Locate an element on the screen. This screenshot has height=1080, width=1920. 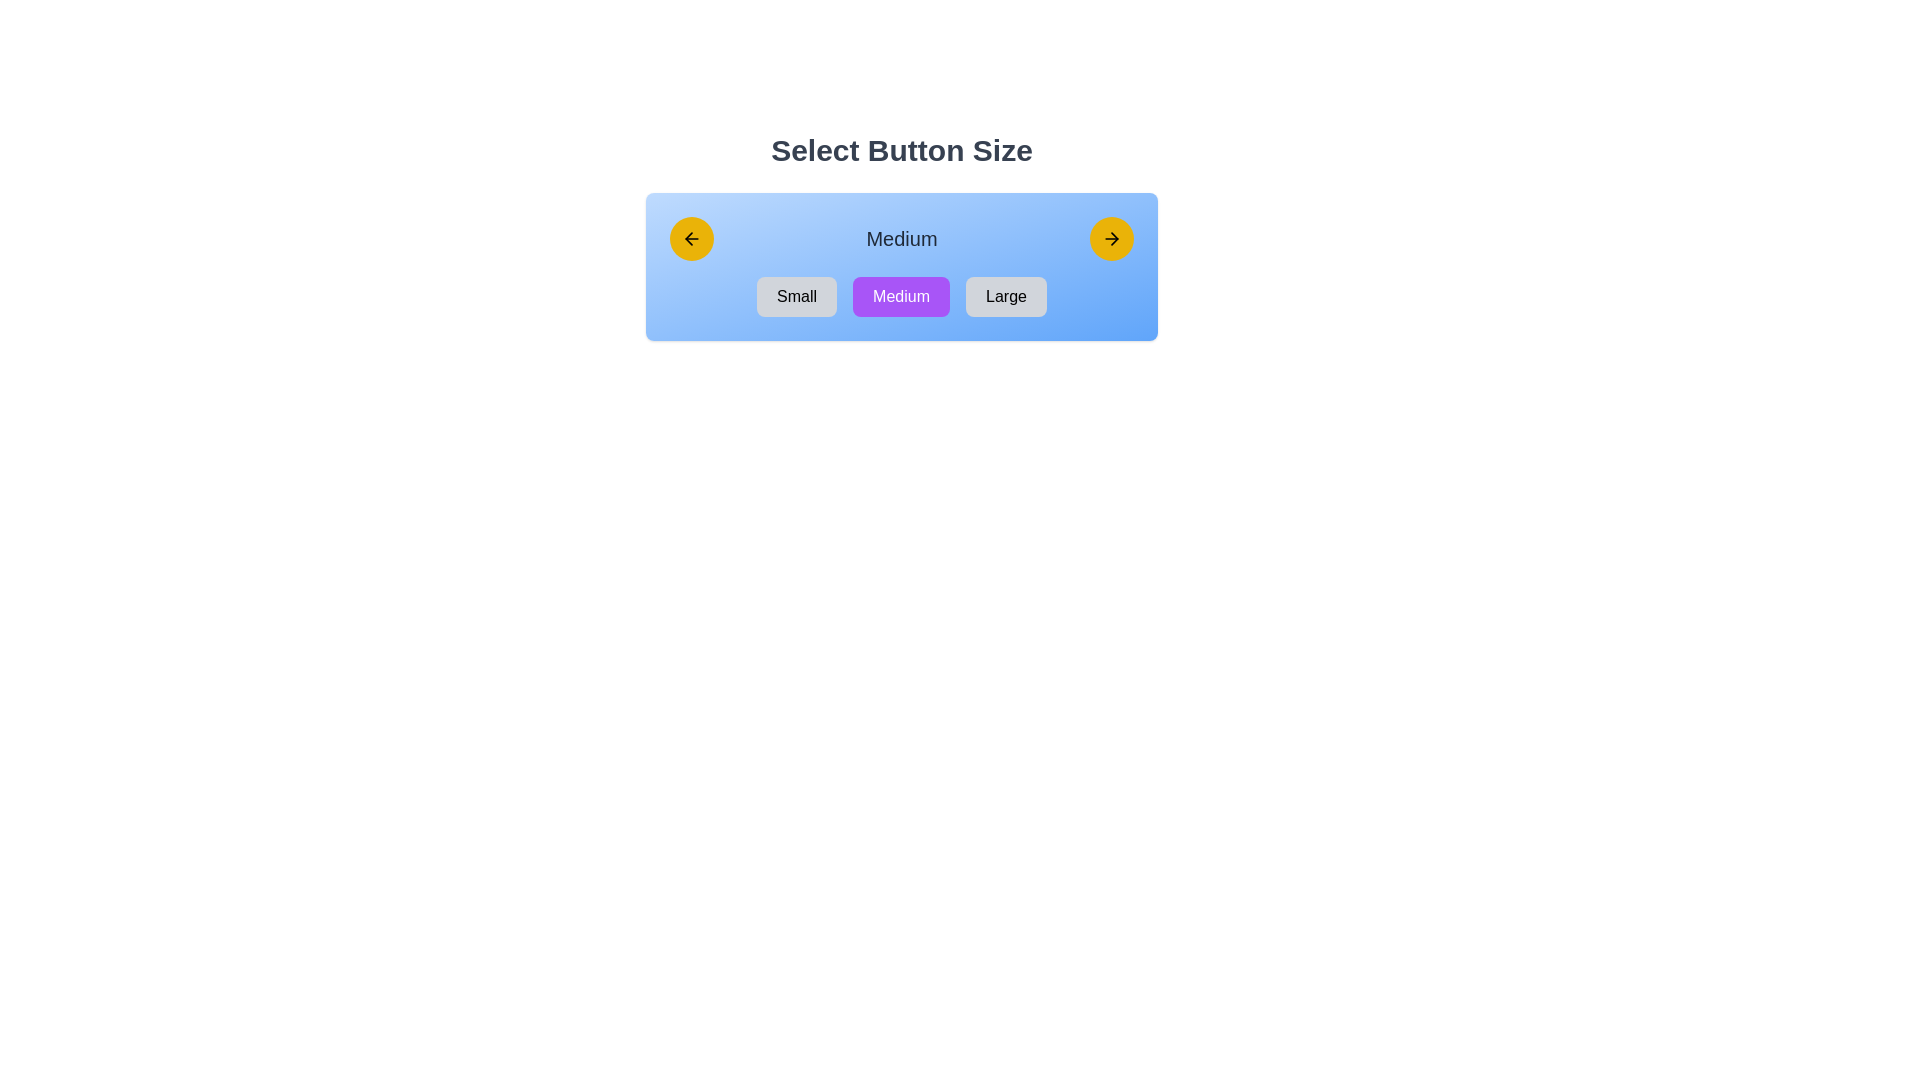
the Static text display element that shows the current selection or state, 'Medium', located in the center of a blue rounded rectangle is located at coordinates (901, 238).